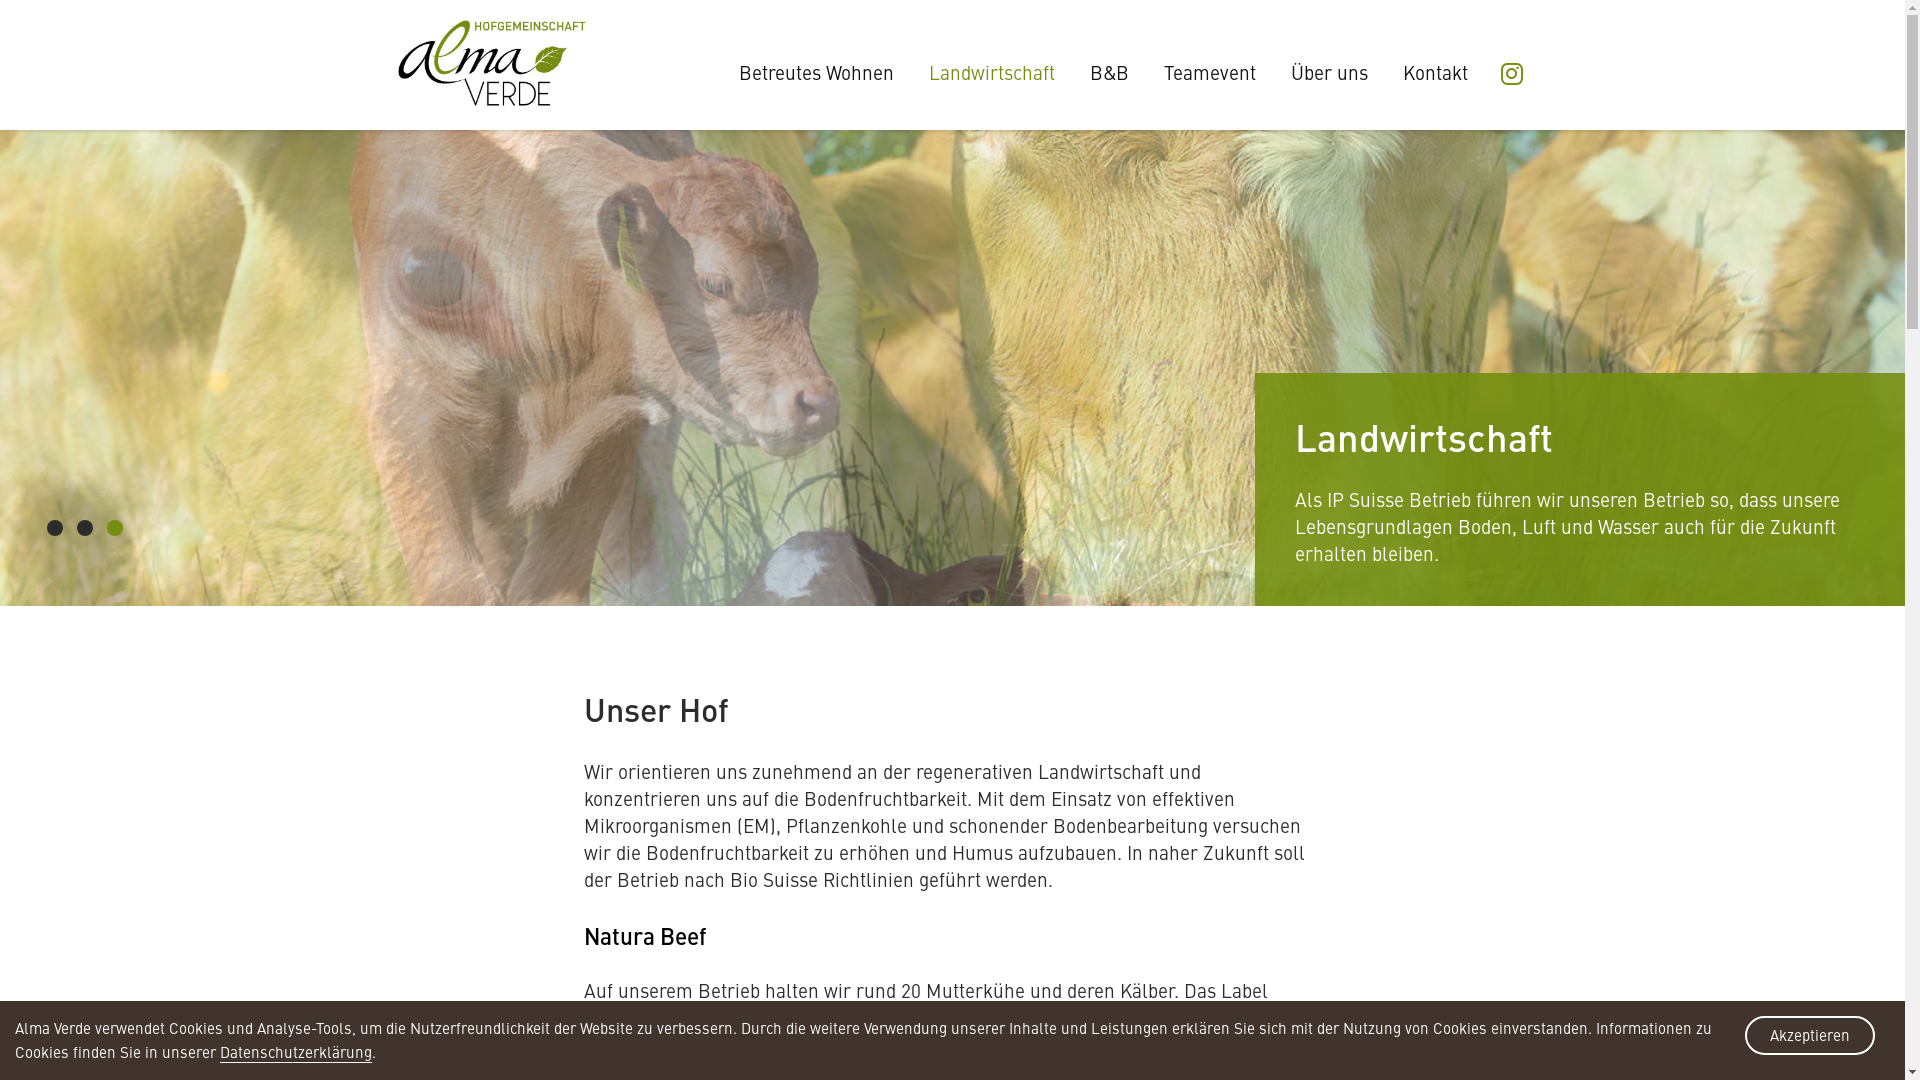 The width and height of the screenshot is (1920, 1080). I want to click on '3', so click(114, 527).